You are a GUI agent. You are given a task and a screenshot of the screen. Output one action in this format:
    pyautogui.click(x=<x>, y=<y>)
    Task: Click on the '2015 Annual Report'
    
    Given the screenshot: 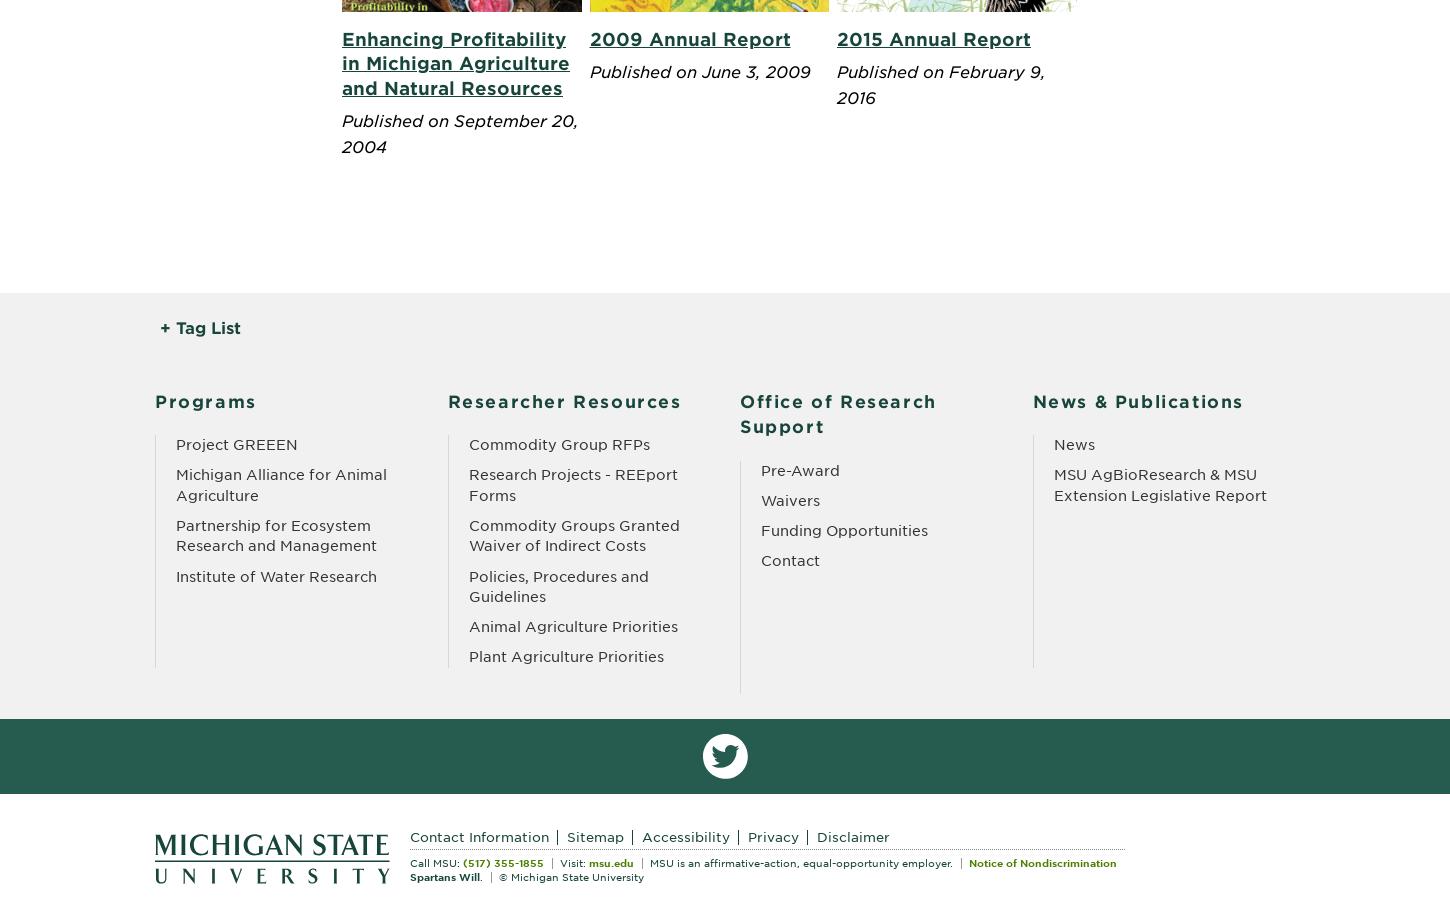 What is the action you would take?
    pyautogui.click(x=932, y=38)
    